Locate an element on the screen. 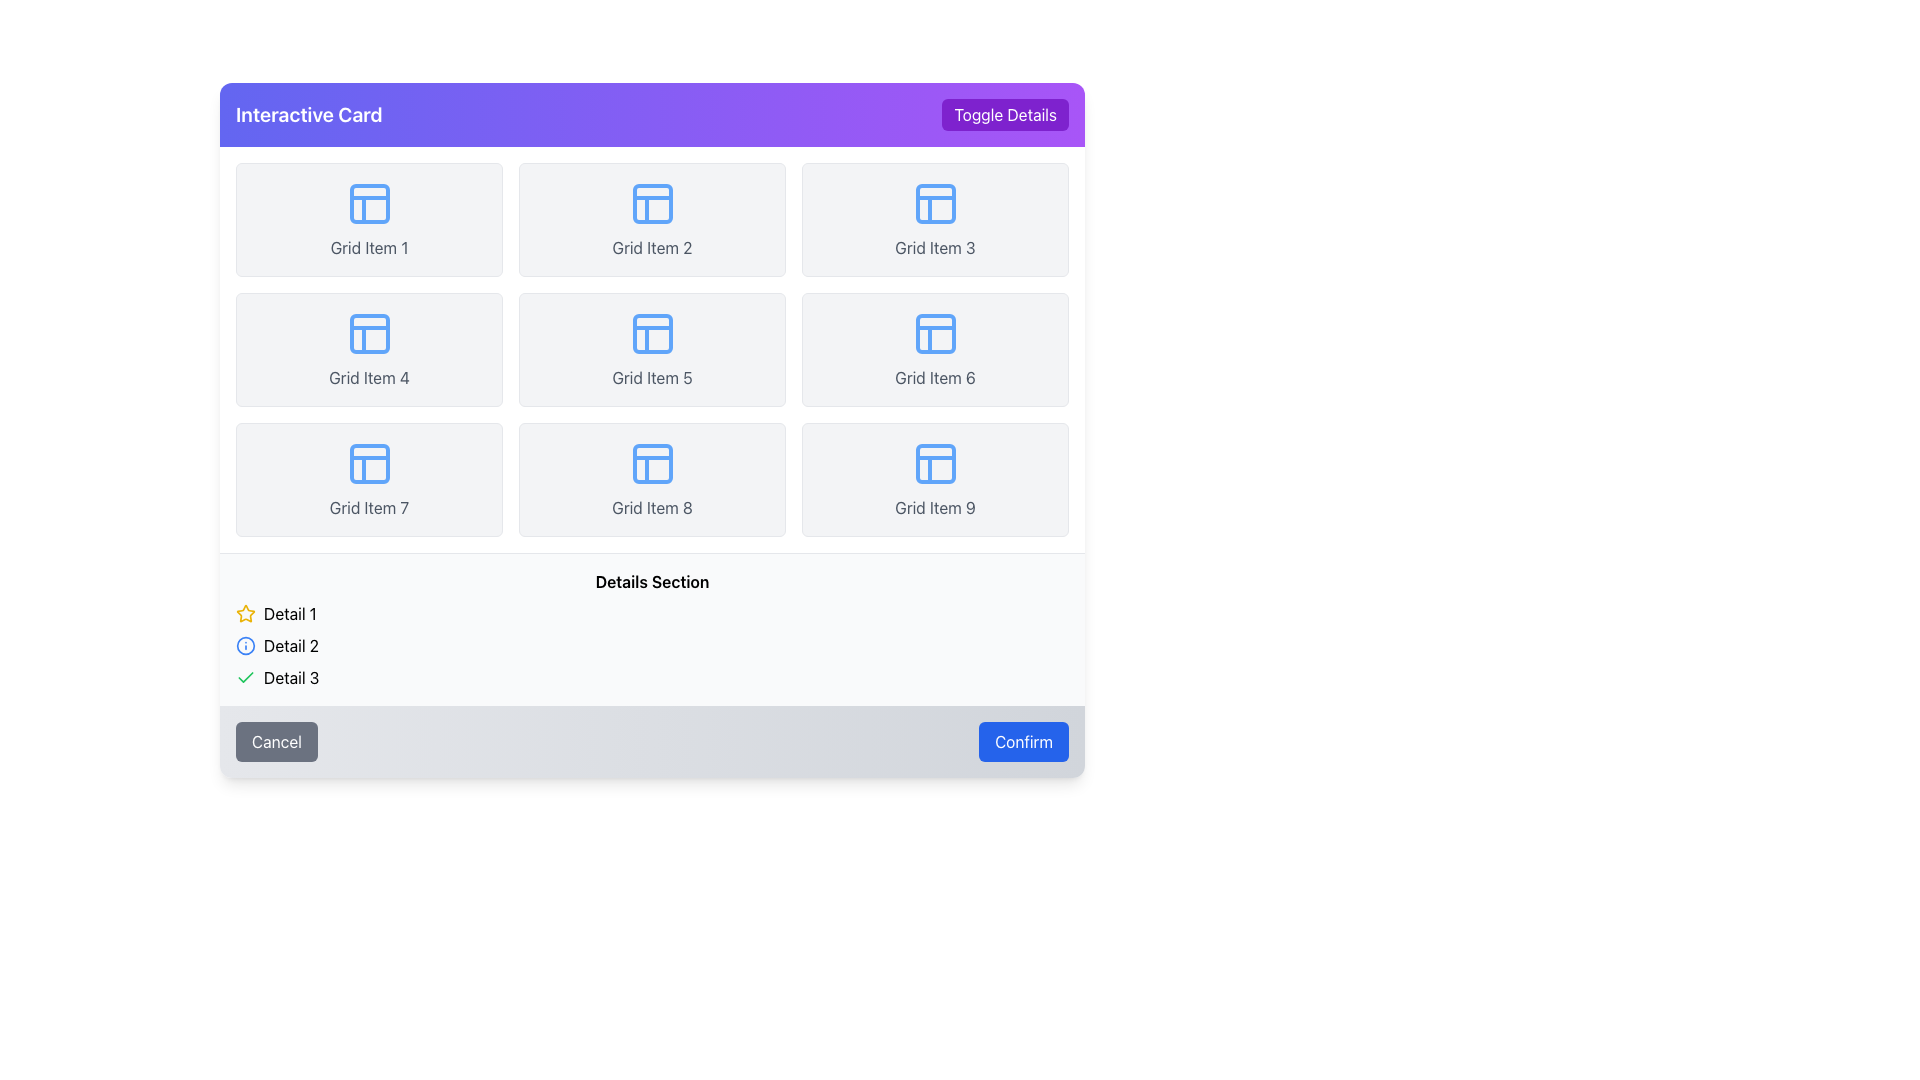 The image size is (1920, 1080). the Decorative element with a blue outline and white fill located in 'Grid Item 6', positioned in the second row, third column of a 3x3 grid is located at coordinates (934, 333).